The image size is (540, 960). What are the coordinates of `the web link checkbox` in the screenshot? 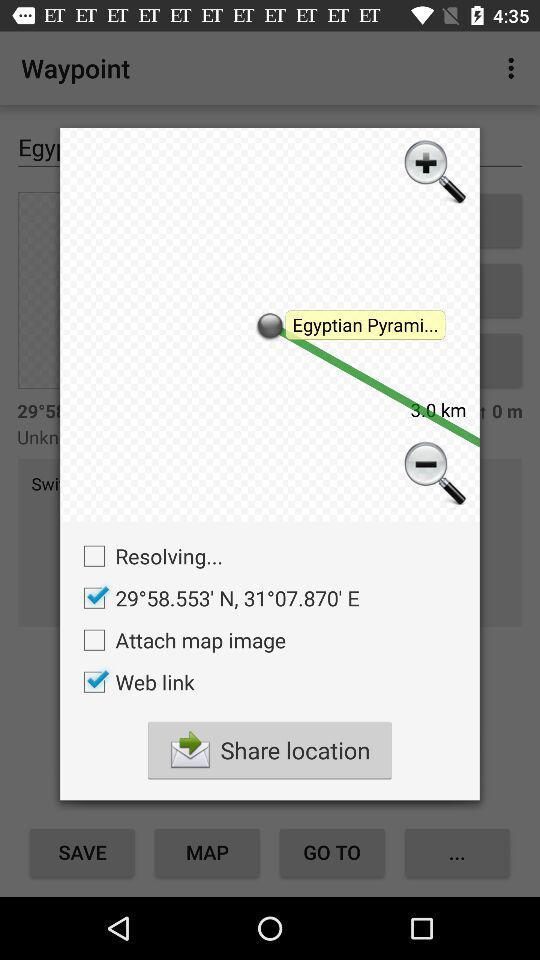 It's located at (134, 682).